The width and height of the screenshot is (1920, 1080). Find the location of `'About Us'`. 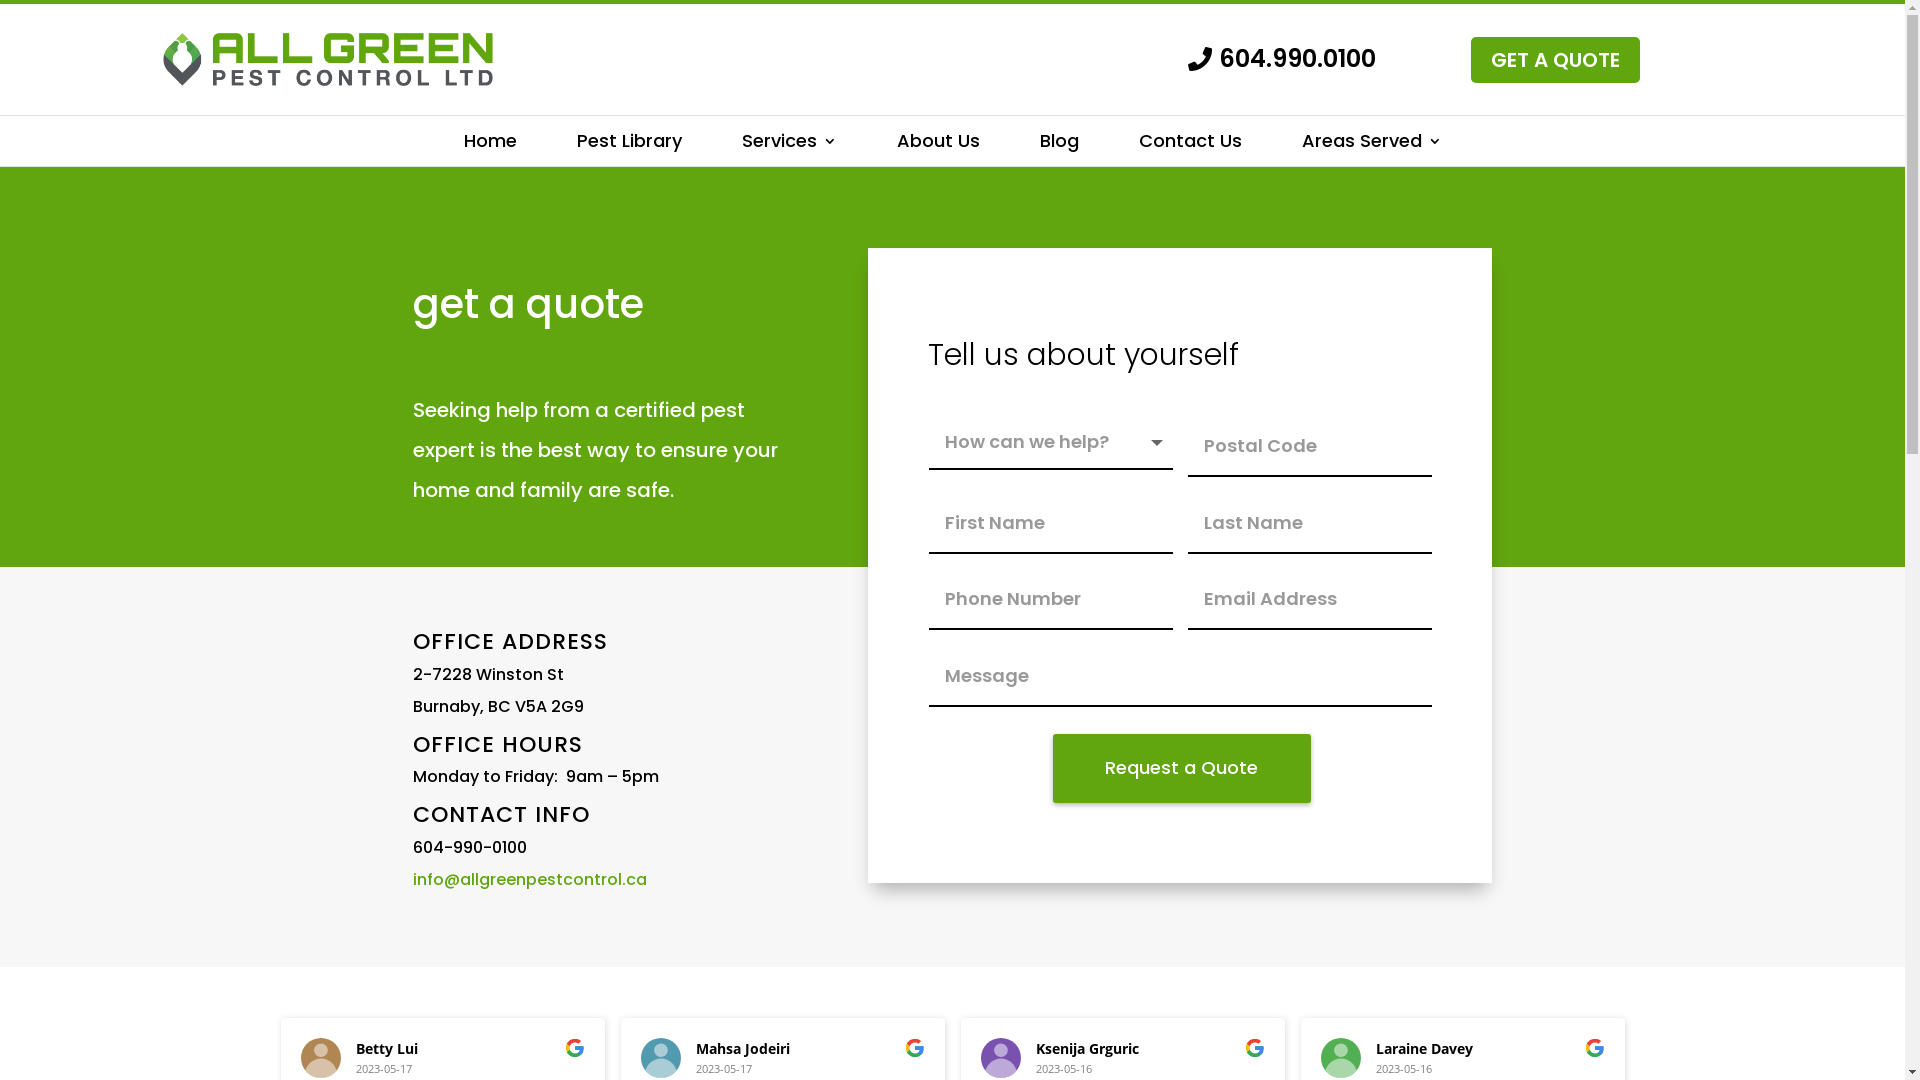

'About Us' is located at coordinates (936, 144).